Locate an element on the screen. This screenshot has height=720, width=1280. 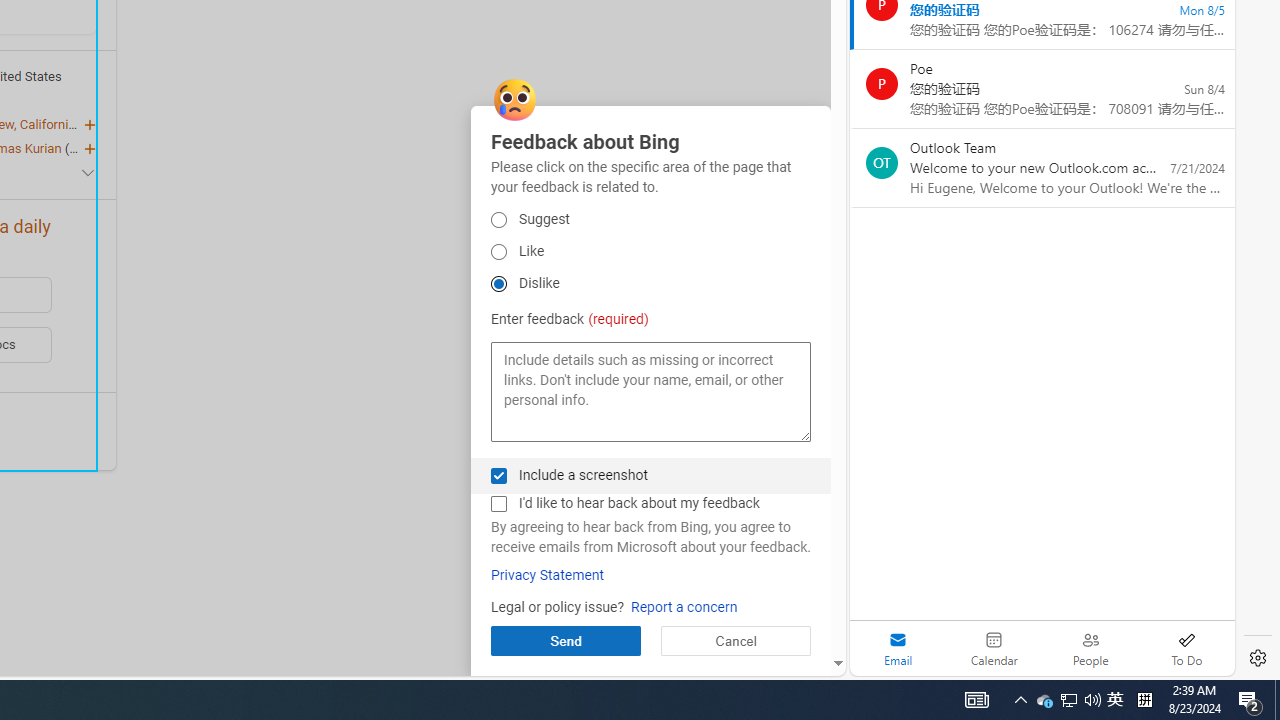
'Calendar. Date today is 22' is located at coordinates (994, 648).